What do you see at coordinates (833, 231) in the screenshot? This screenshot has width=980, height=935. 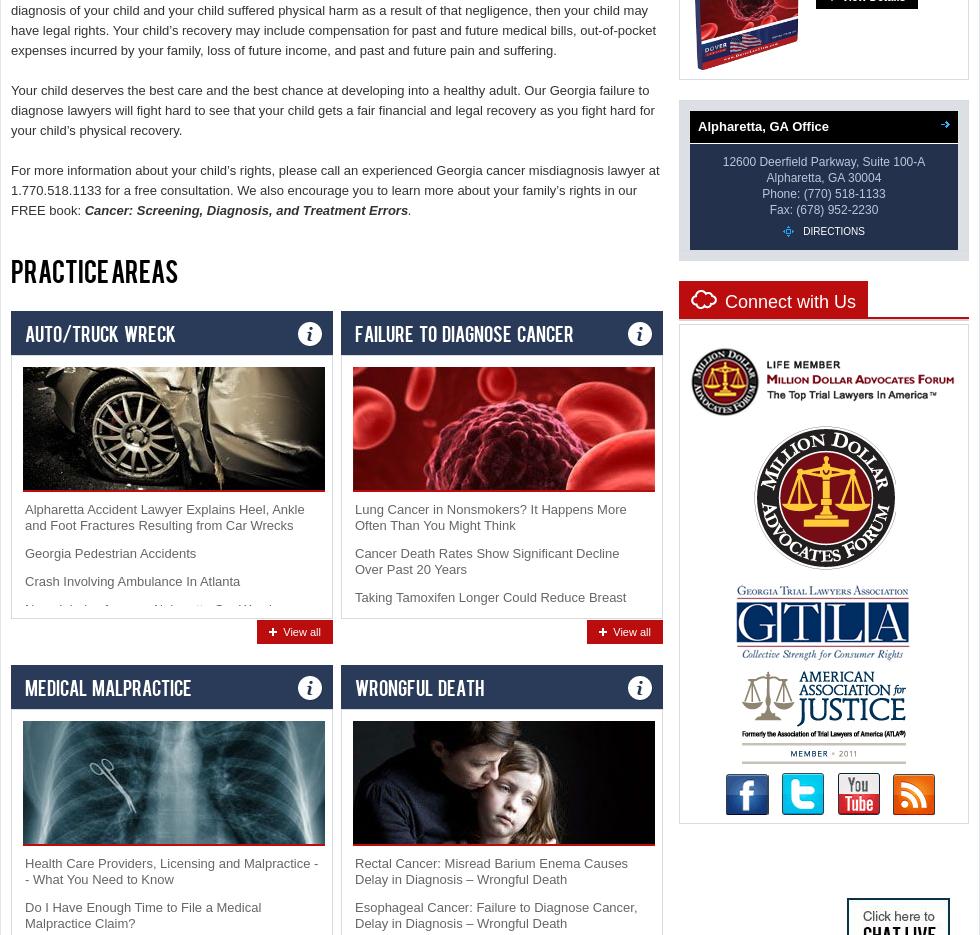 I see `'Directions'` at bounding box center [833, 231].